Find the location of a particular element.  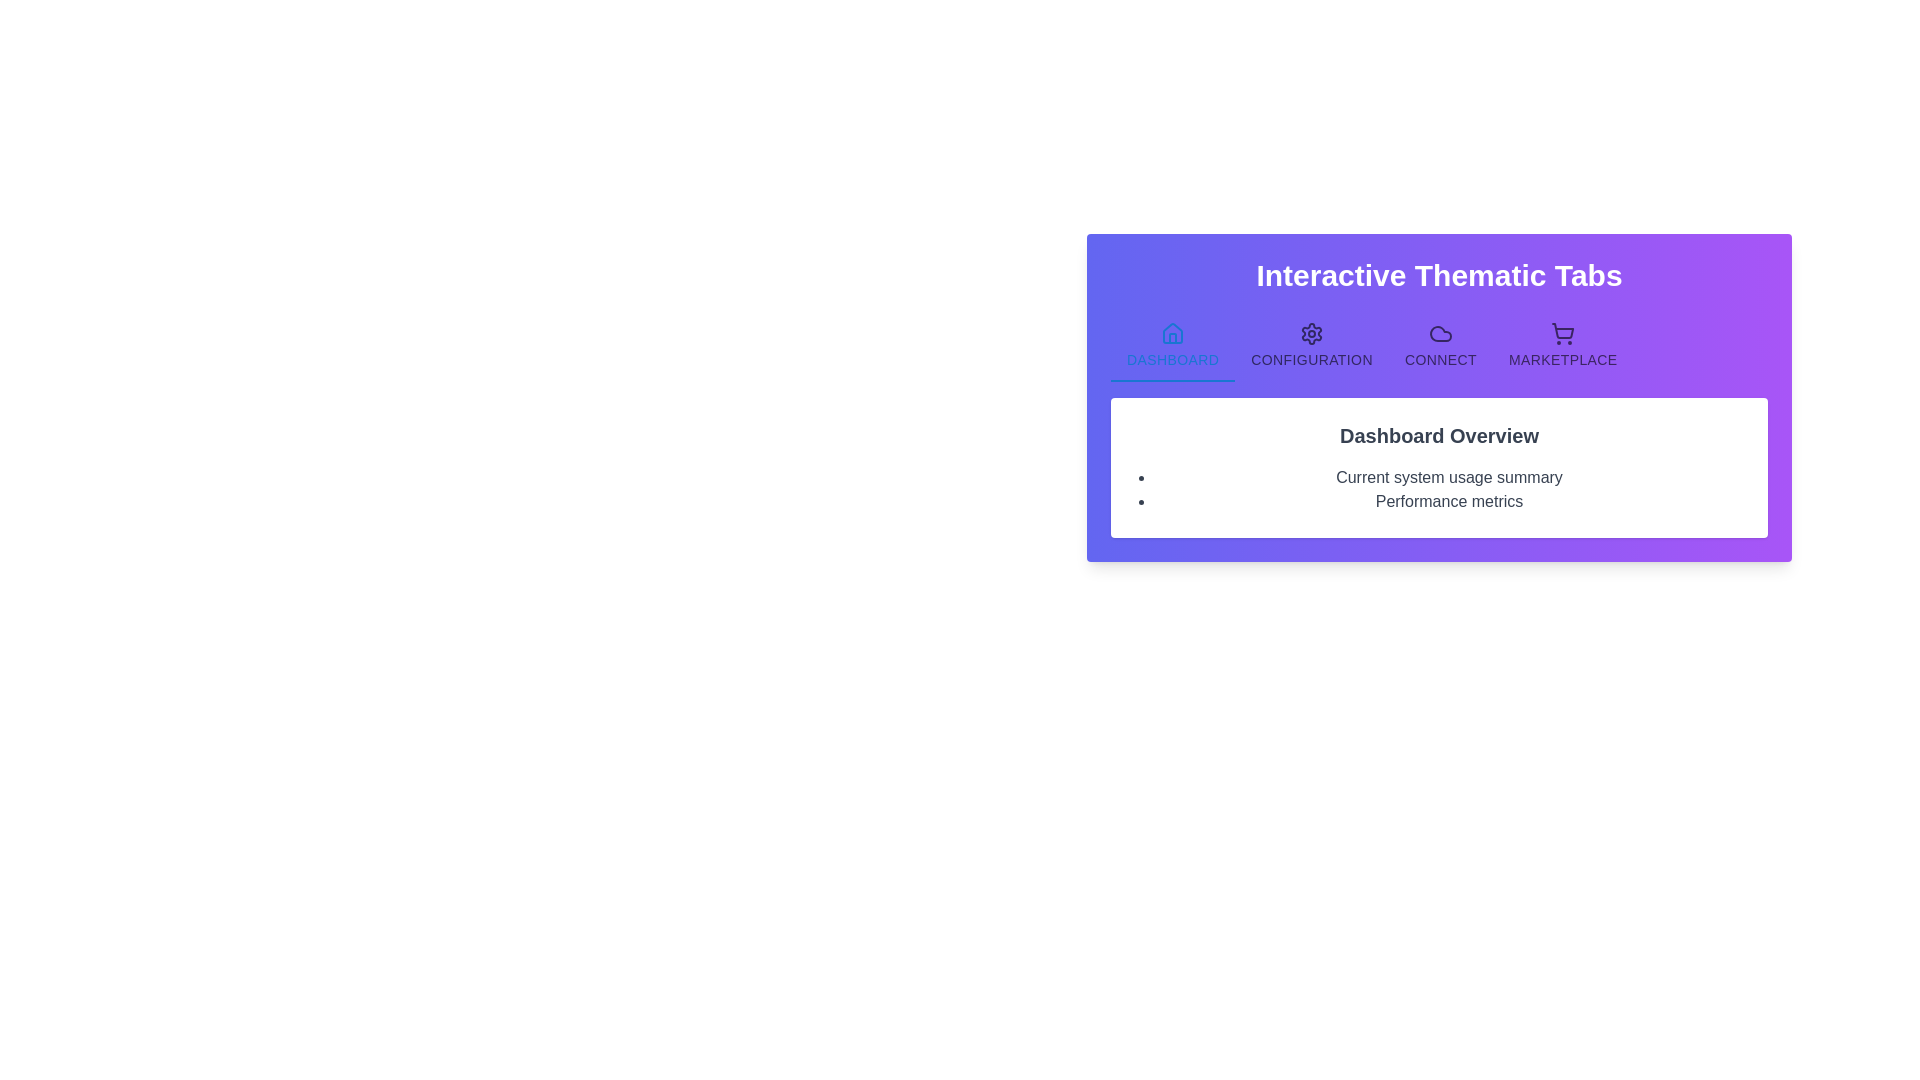

the 'Connect' tab, which is the third tab in the horizontal tab group located at the top of the interface is located at coordinates (1440, 345).